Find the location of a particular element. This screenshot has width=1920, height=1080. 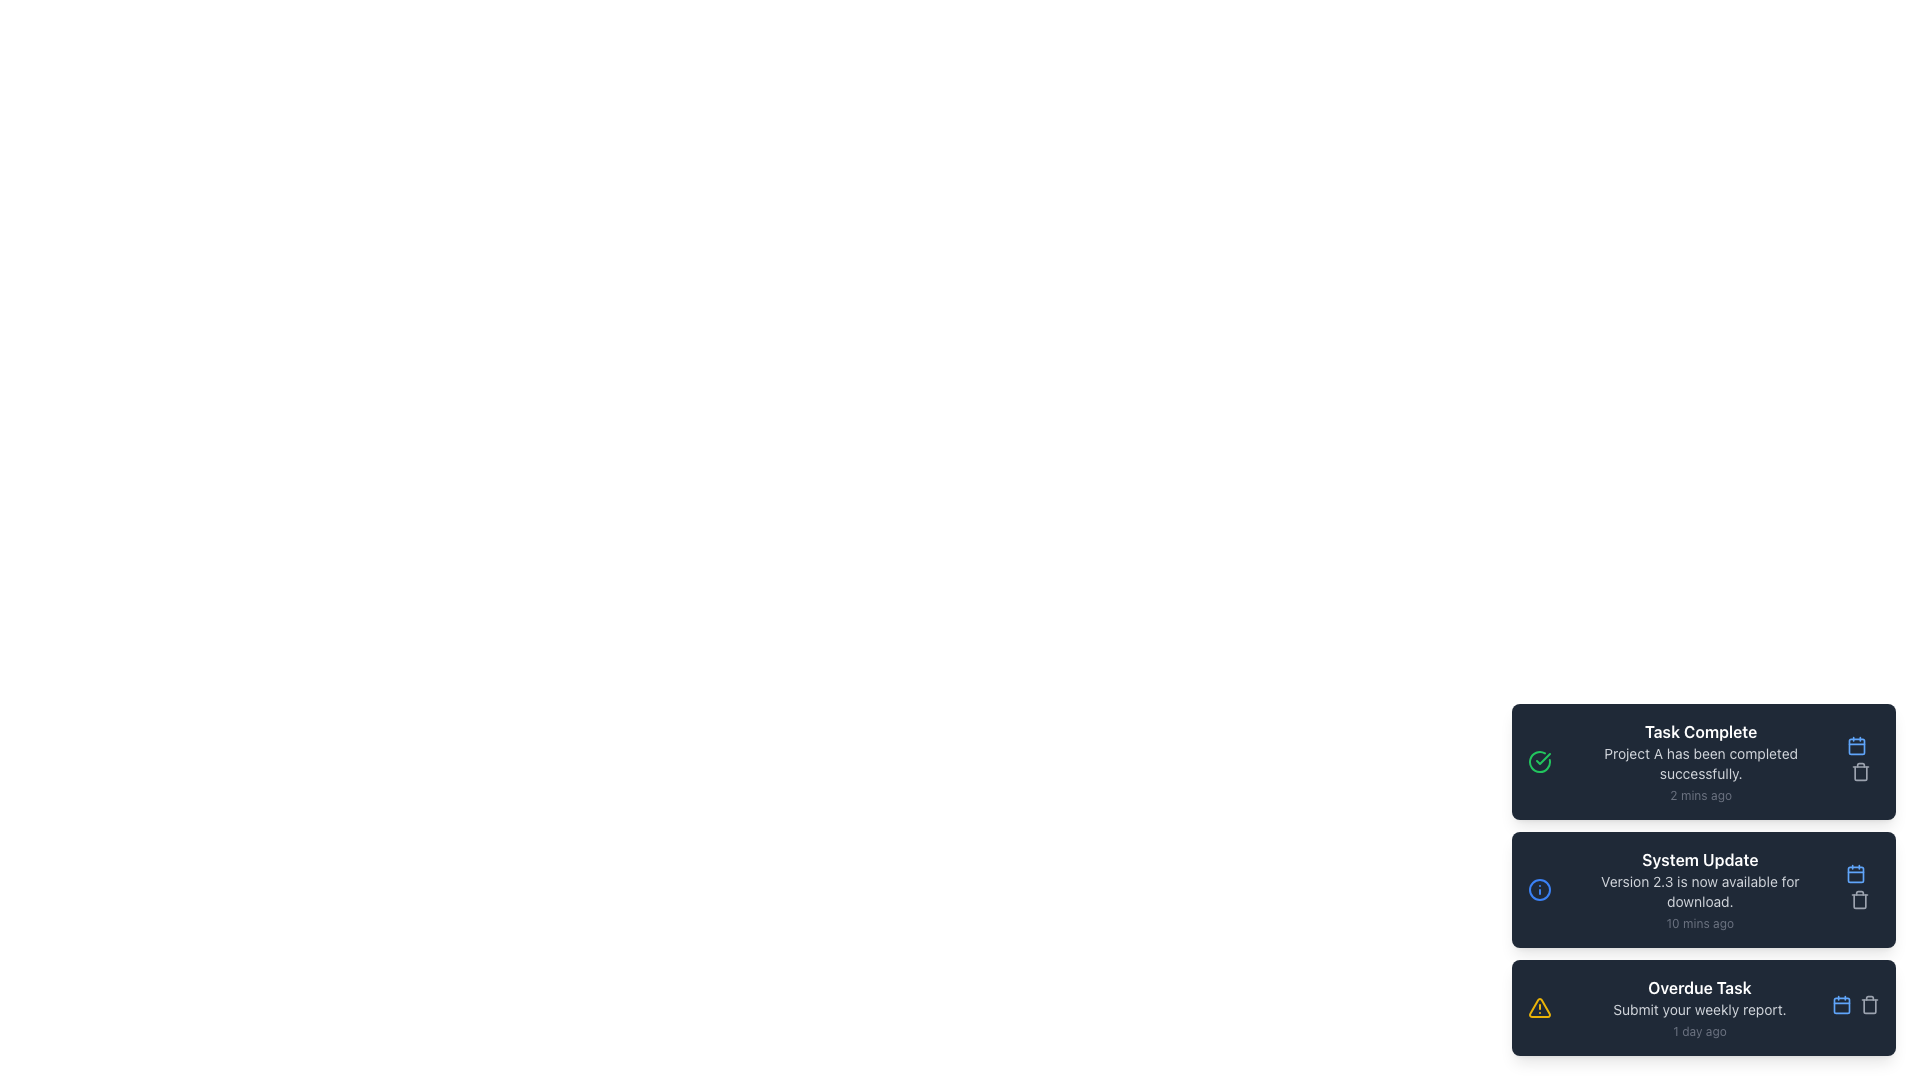

the green check marker icon within the 'Task Complete' notification card is located at coordinates (1542, 759).